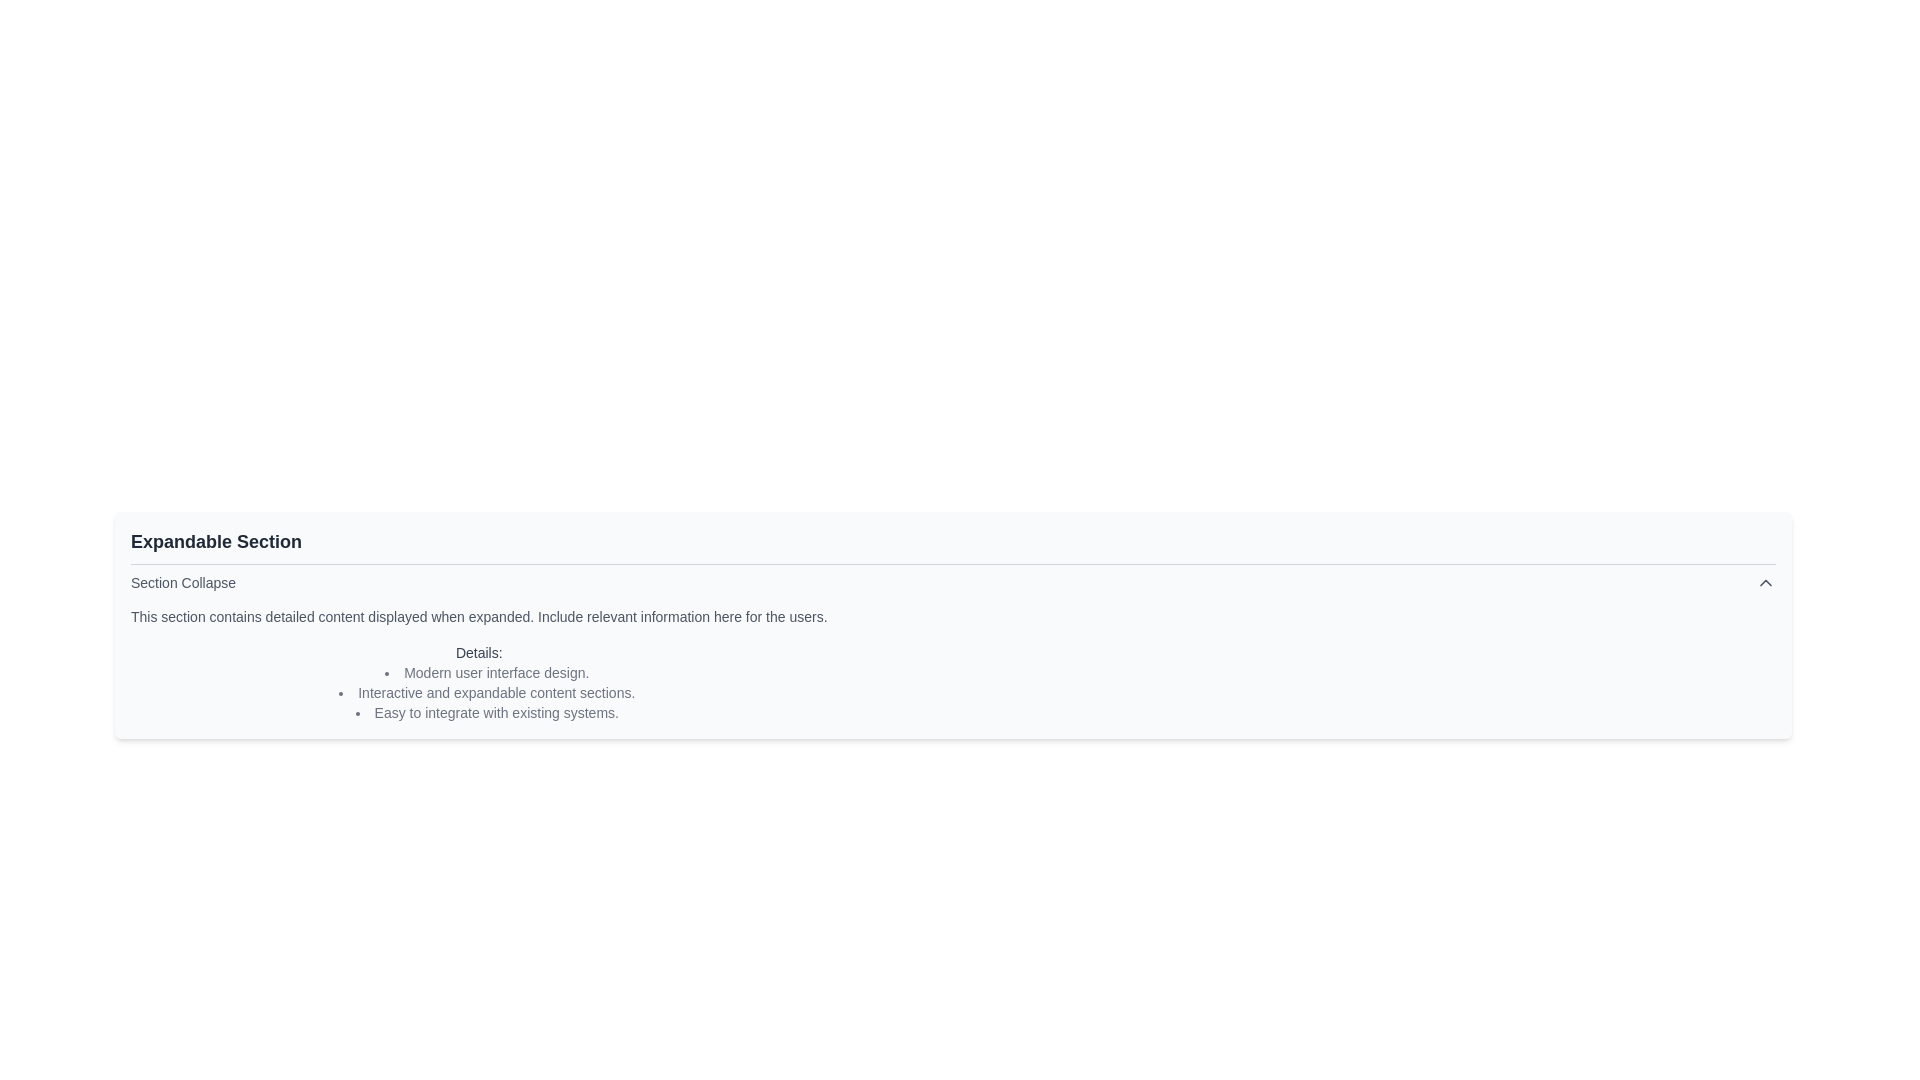 The image size is (1920, 1080). I want to click on informational text item that states 'Easy to integrate with existing systems.' which is the last item in a vertical bullet-point list, so click(487, 711).